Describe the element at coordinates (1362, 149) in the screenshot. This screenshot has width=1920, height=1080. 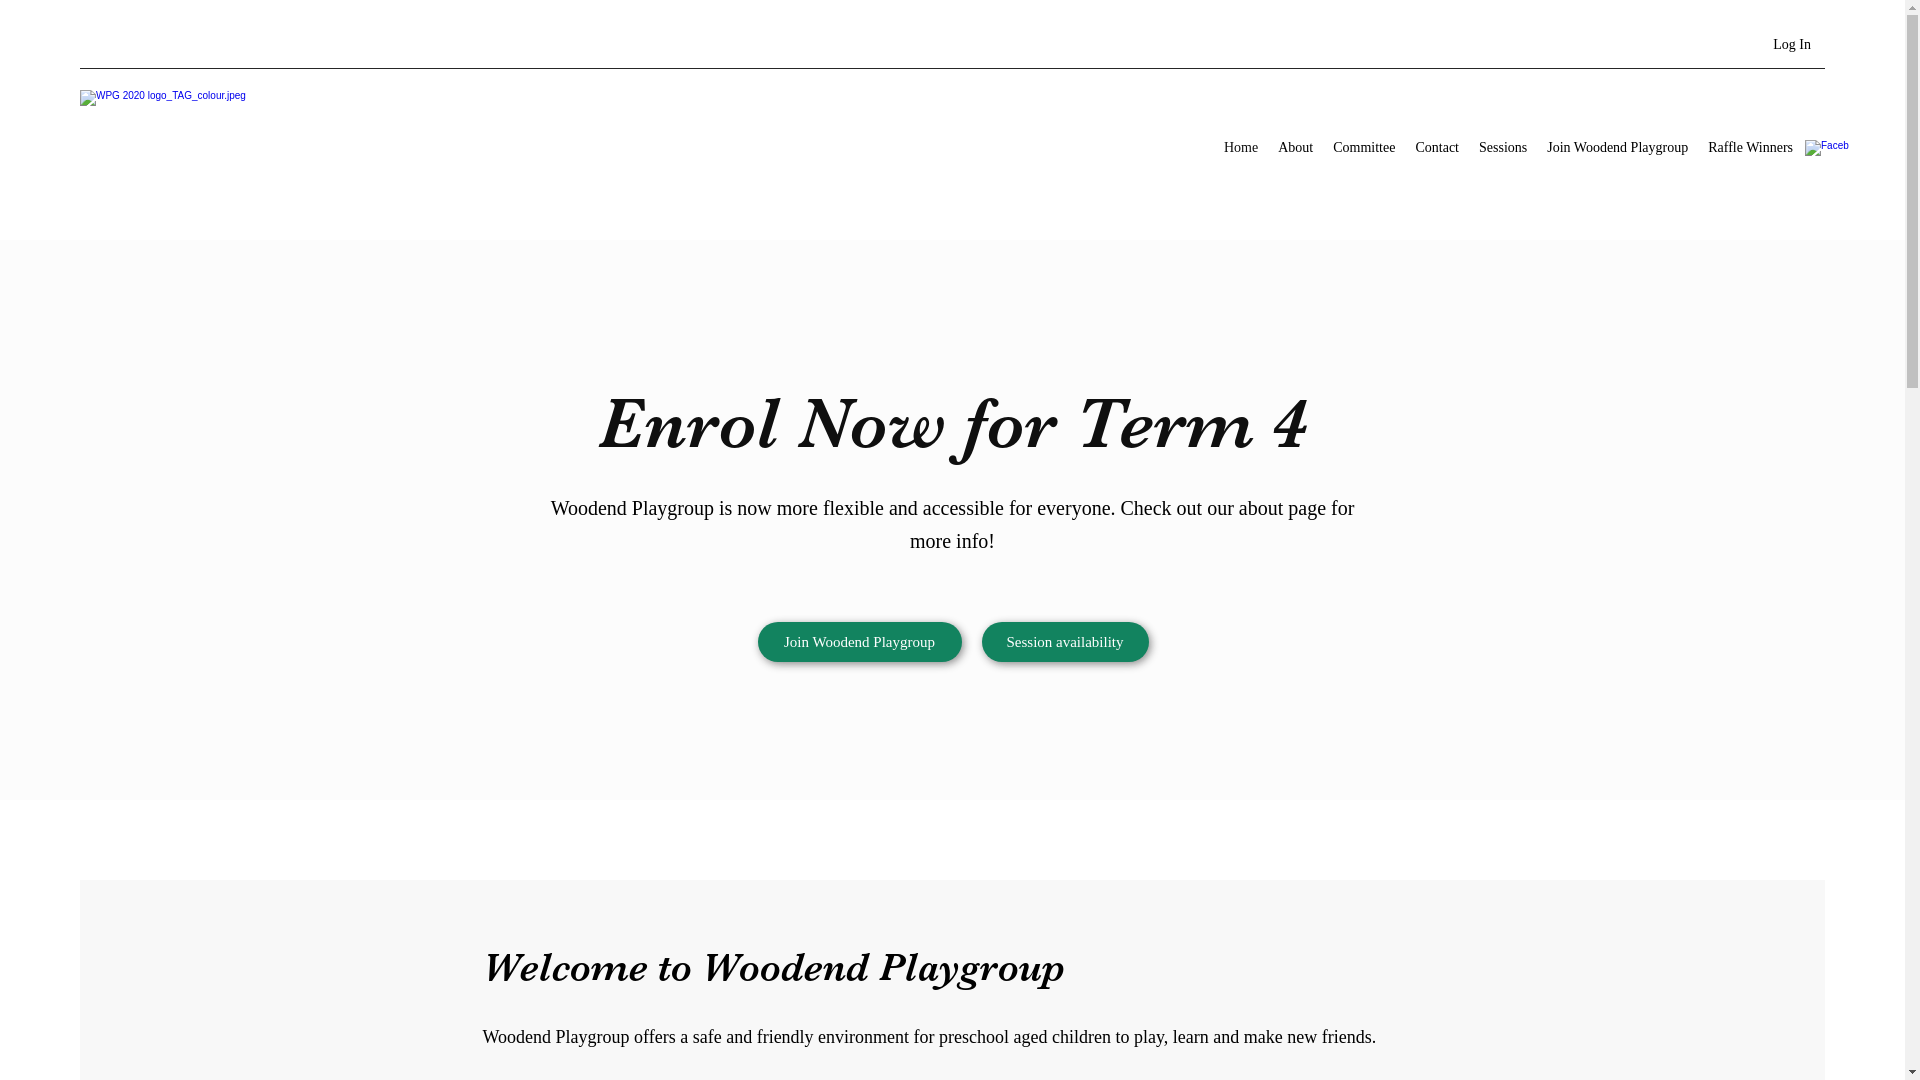
I see `'Committee'` at that location.